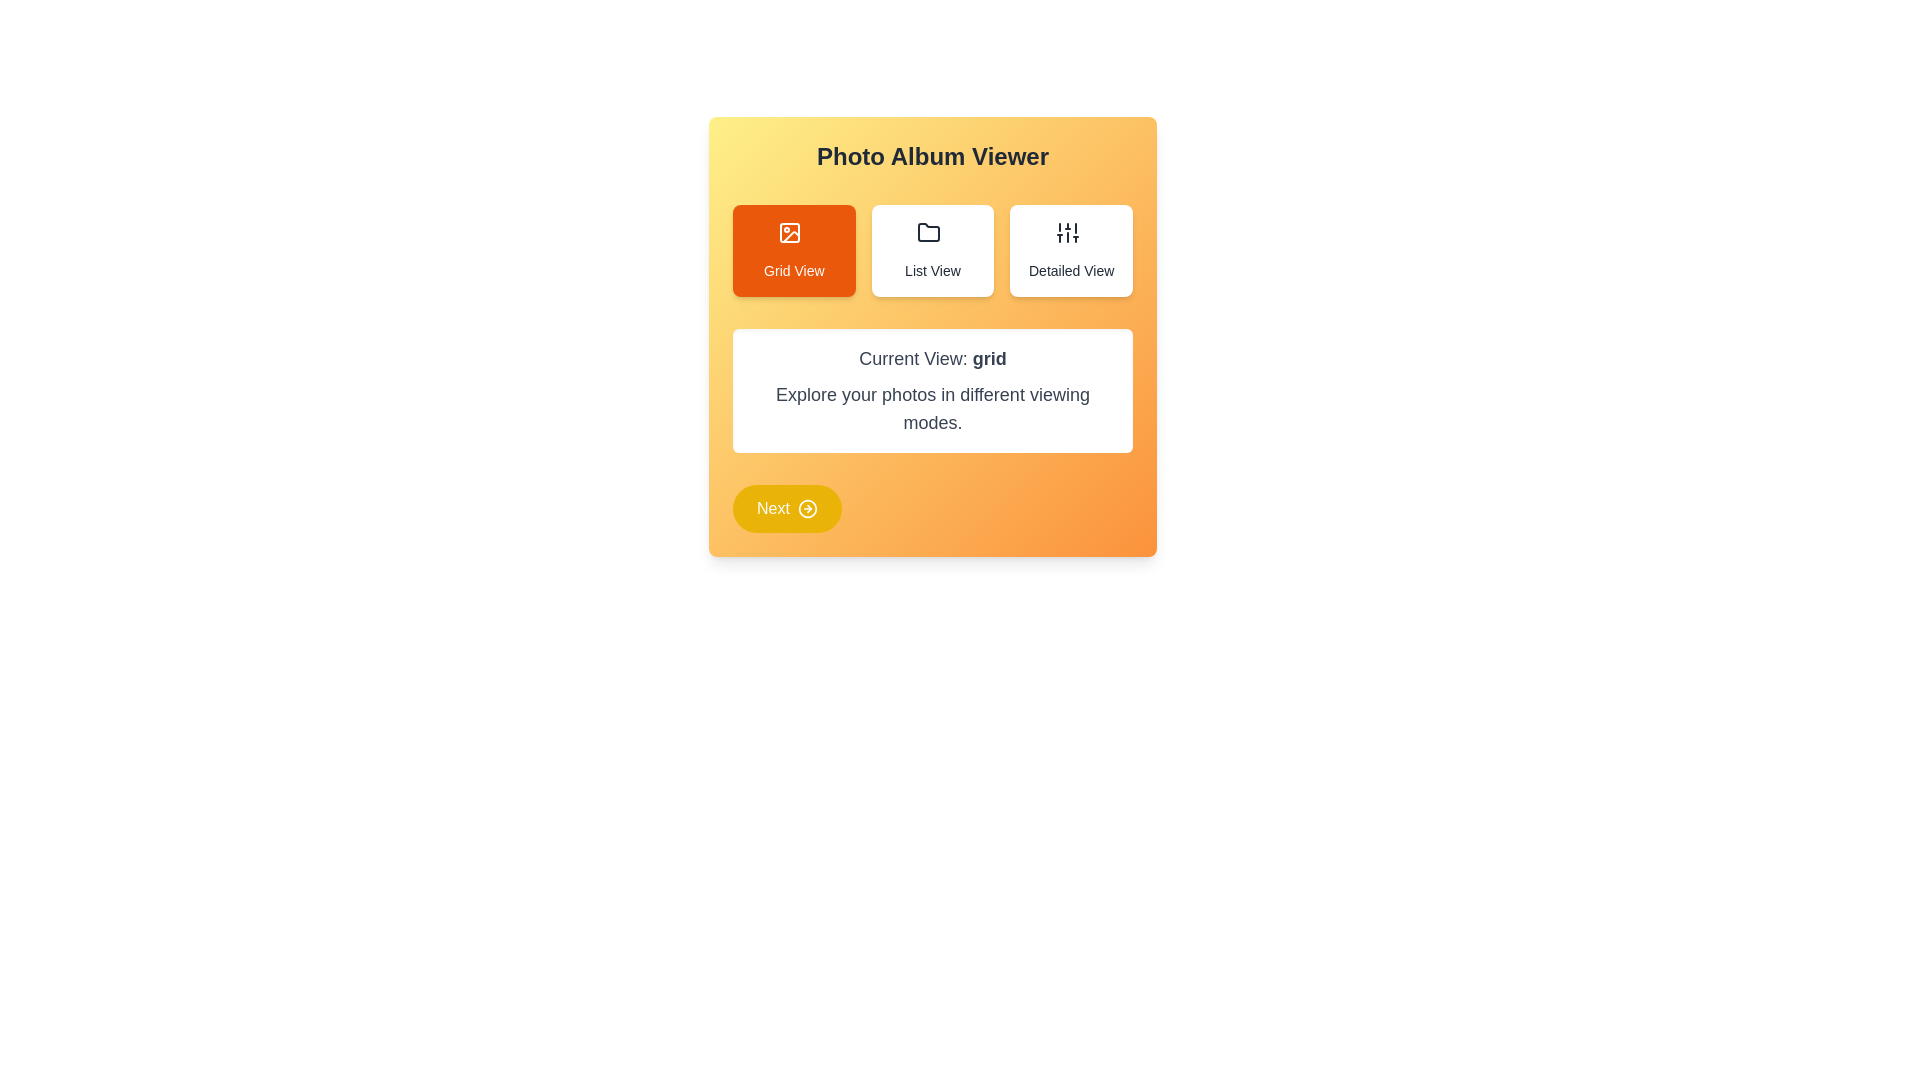 The height and width of the screenshot is (1080, 1920). Describe the element at coordinates (1070, 270) in the screenshot. I see `the 'Detailed View' text label, which is centrally aligned within a card-style button, positioned as the rightmost button among three view mode options` at that location.